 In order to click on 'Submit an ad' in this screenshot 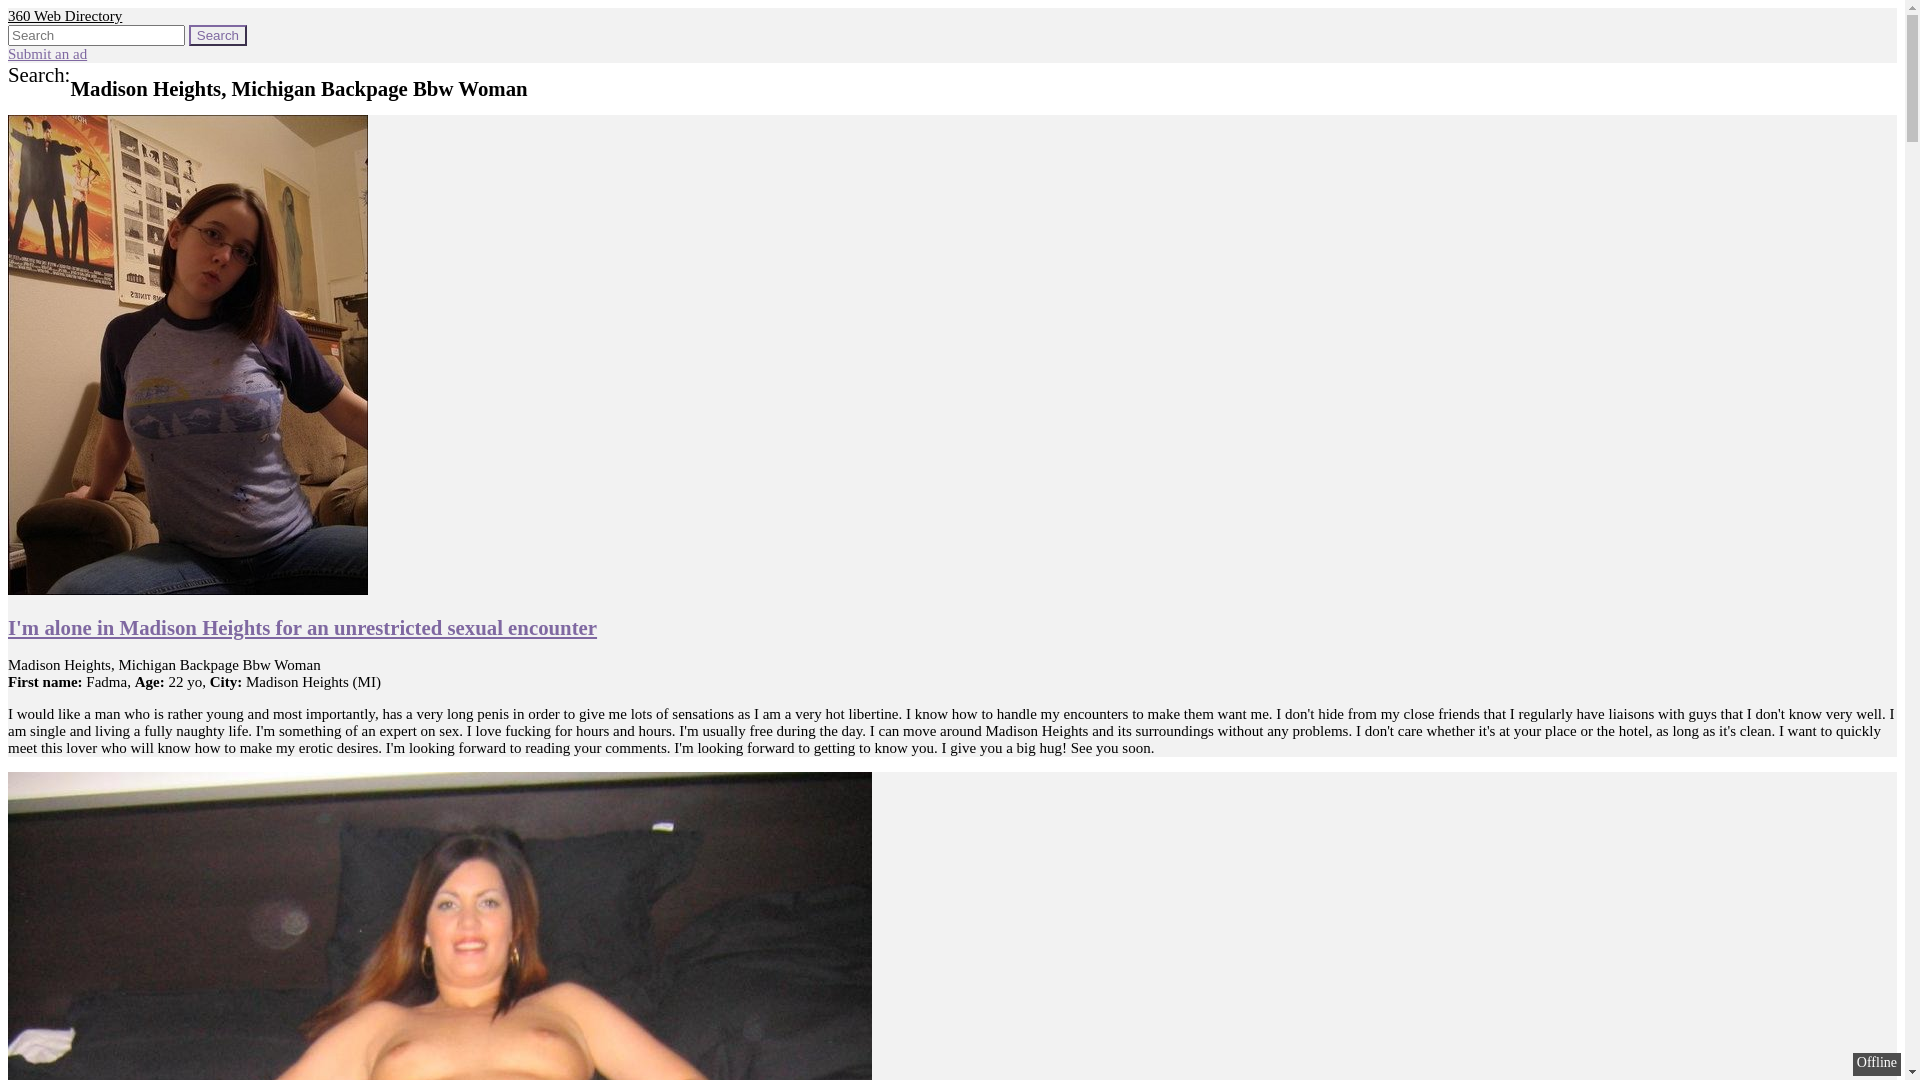, I will do `click(47, 53)`.